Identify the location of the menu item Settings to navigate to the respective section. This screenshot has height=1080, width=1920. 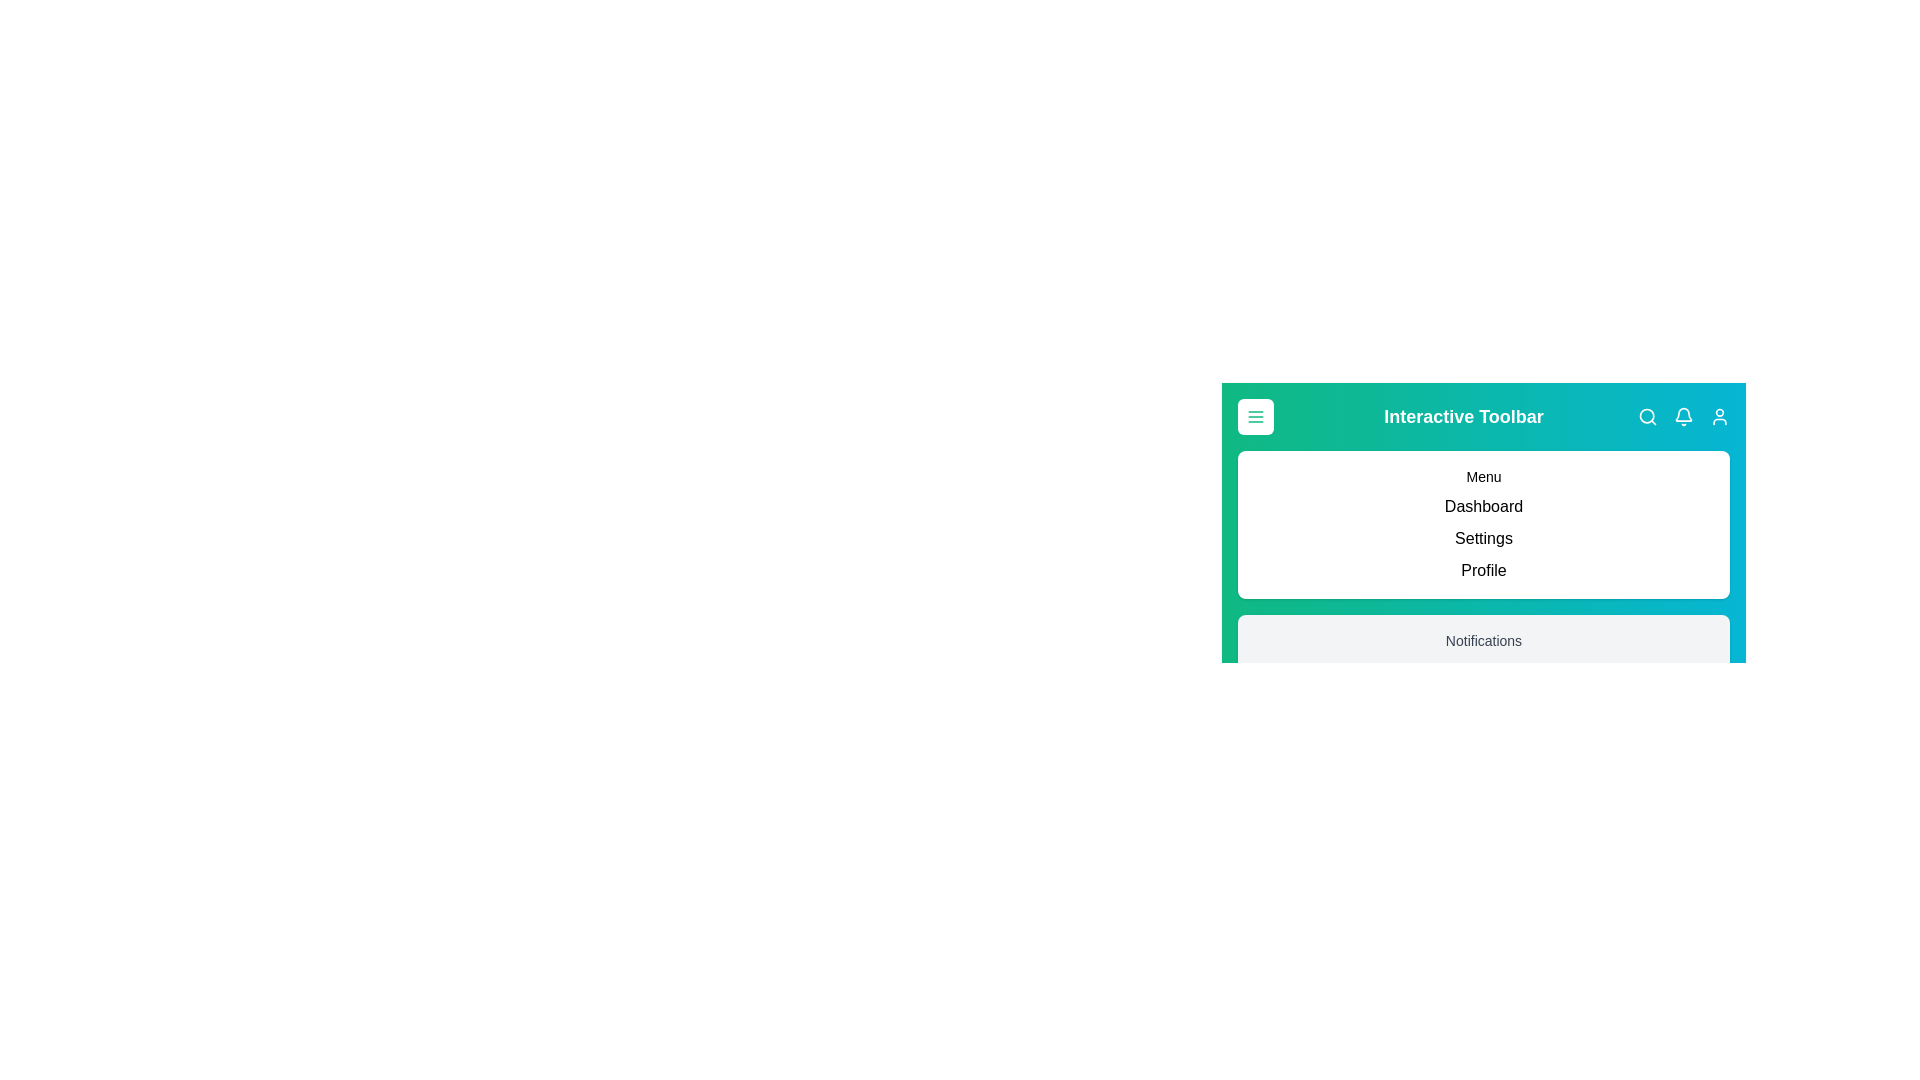
(1483, 538).